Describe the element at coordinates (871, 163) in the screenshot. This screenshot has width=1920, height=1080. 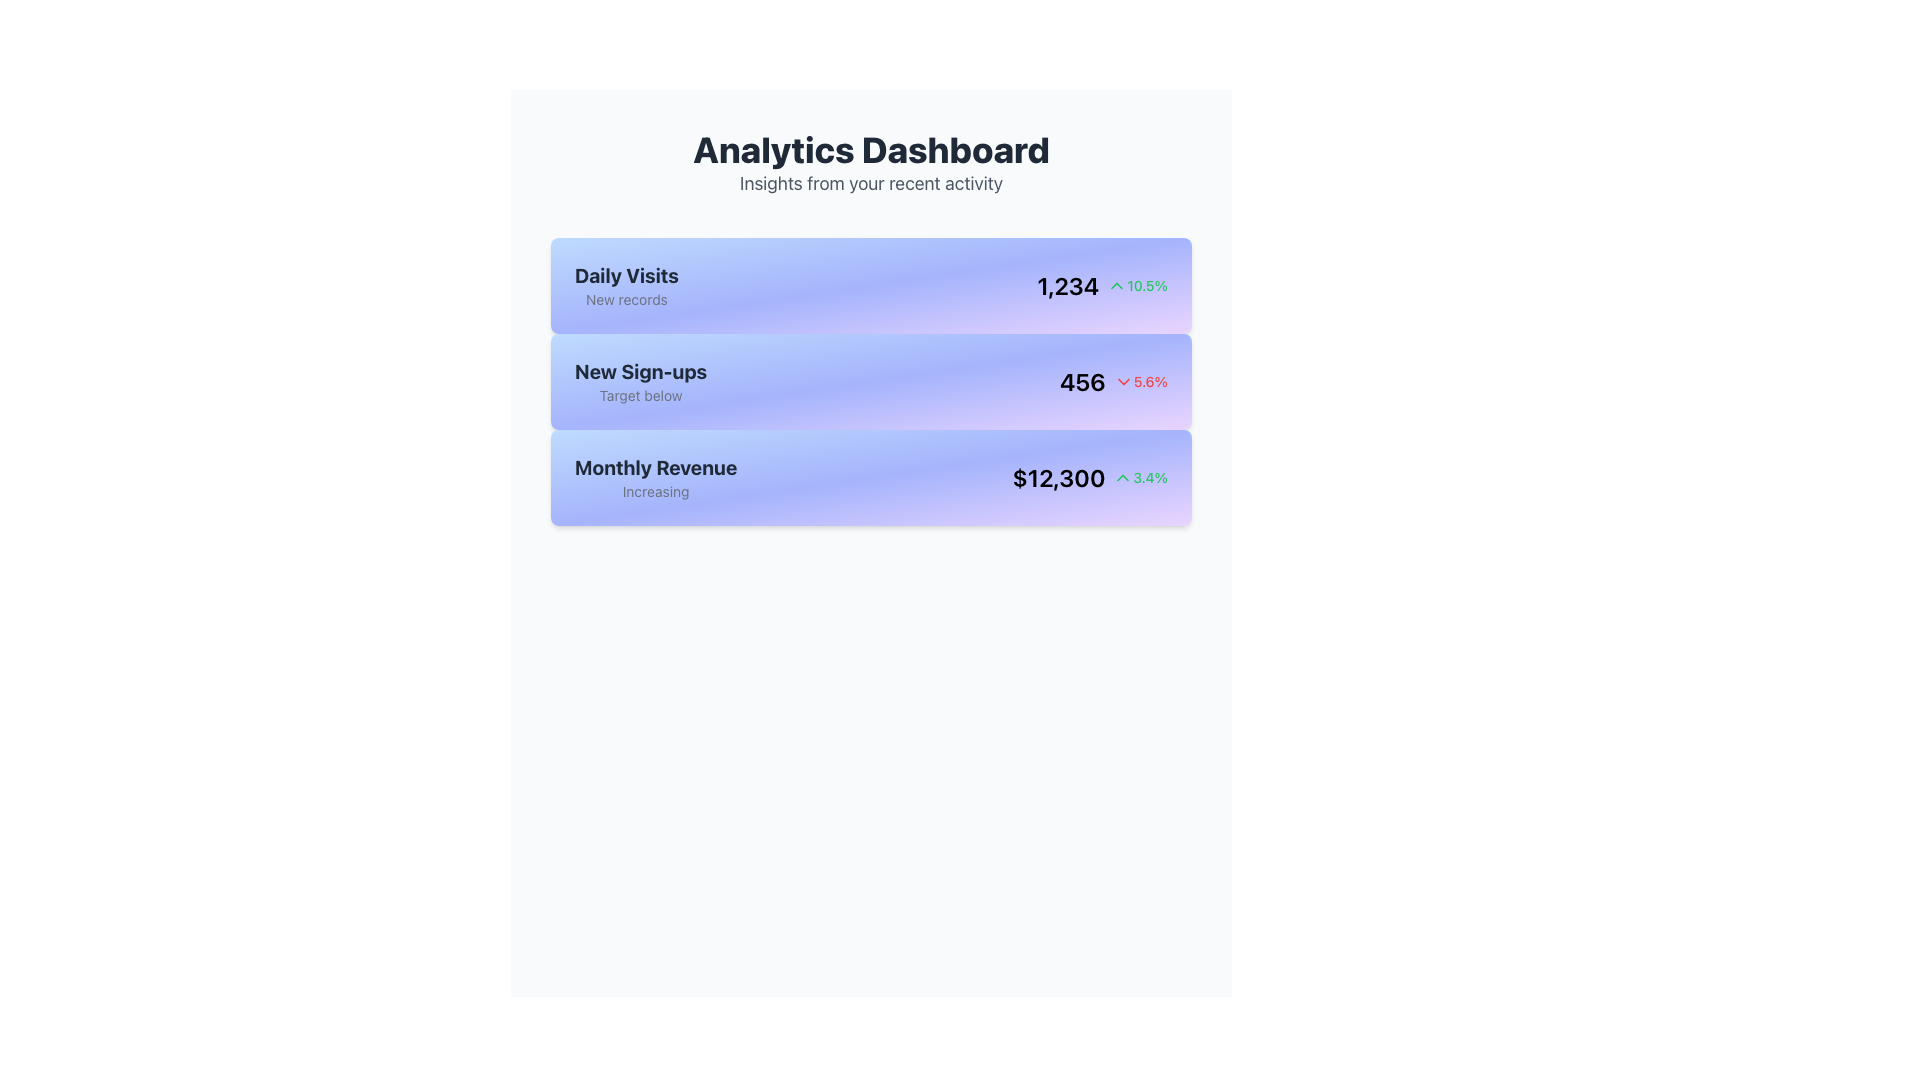
I see `the header element titled 'Analytics Dashboard' which includes the subtitle 'Insights from your recent activity'` at that location.